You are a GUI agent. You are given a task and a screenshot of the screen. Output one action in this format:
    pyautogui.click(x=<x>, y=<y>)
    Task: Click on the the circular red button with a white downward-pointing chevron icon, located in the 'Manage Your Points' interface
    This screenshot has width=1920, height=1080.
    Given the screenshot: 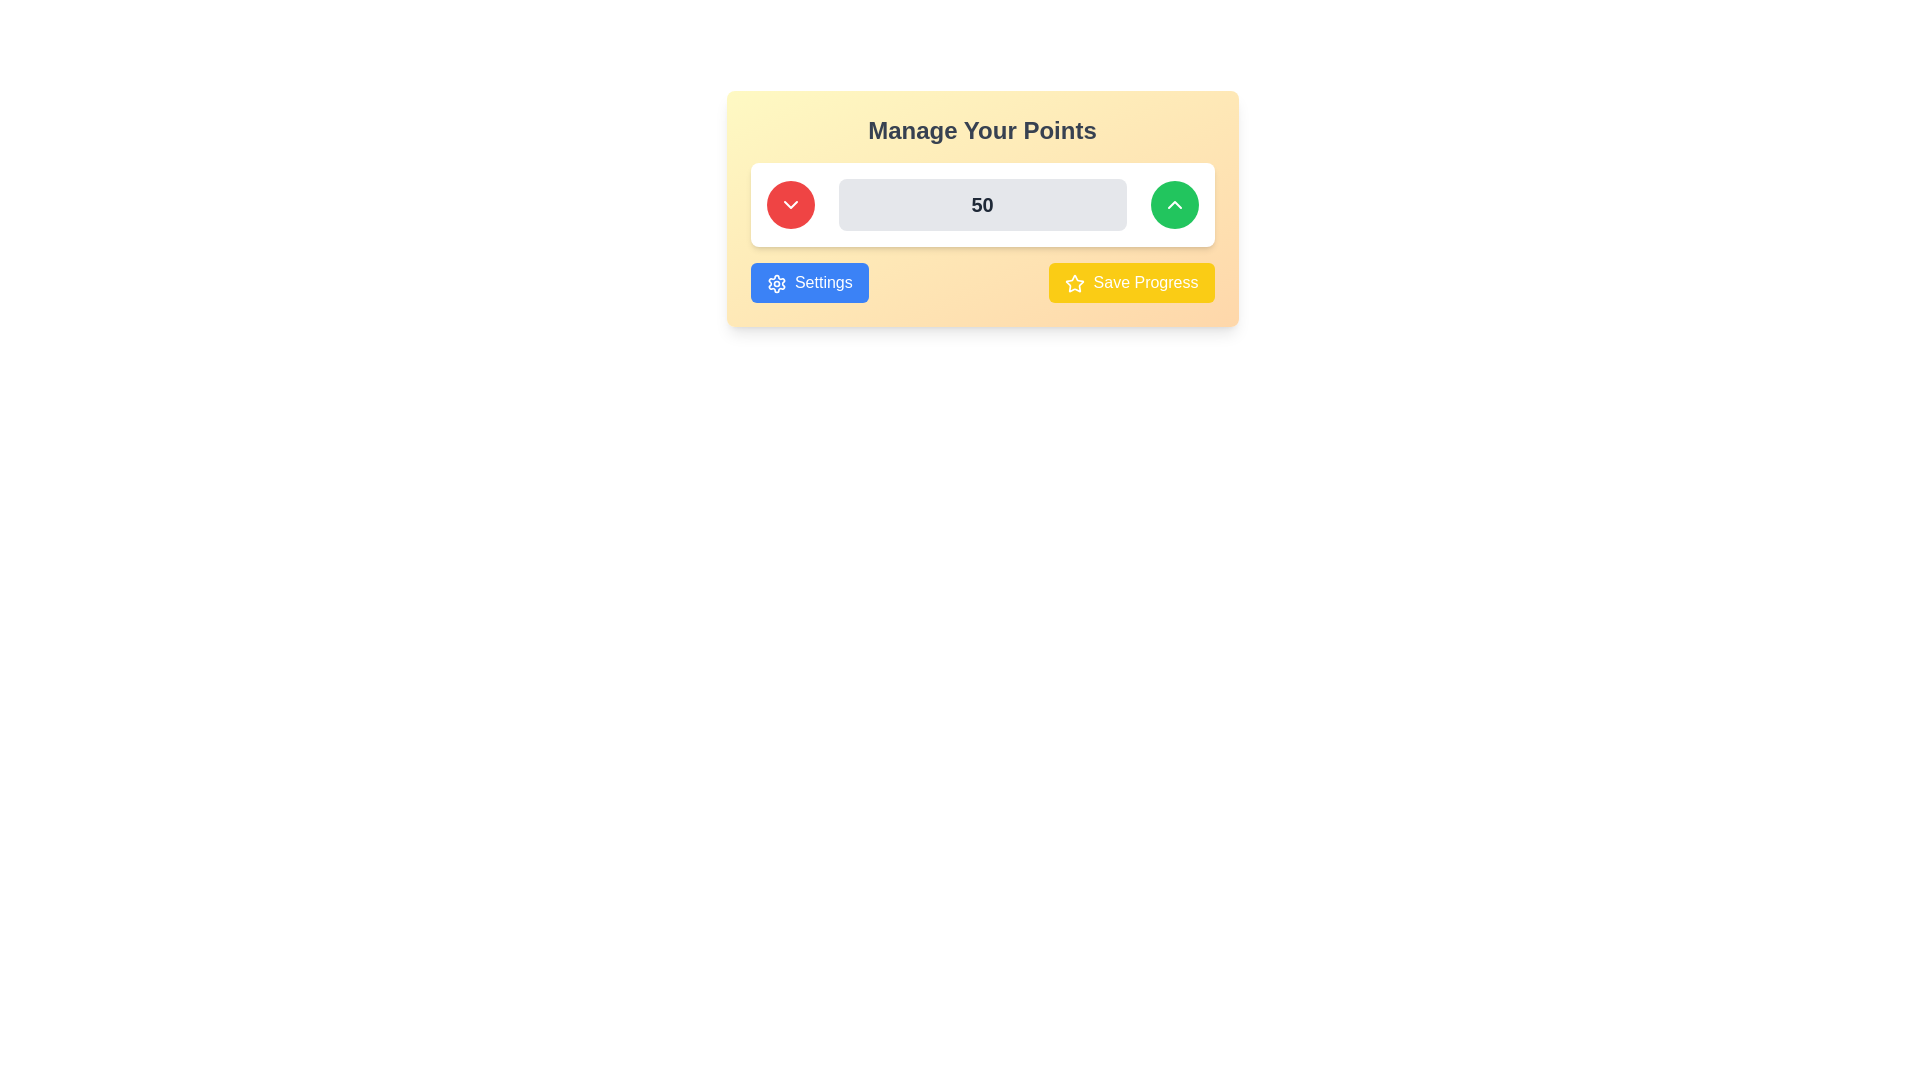 What is the action you would take?
    pyautogui.click(x=789, y=204)
    